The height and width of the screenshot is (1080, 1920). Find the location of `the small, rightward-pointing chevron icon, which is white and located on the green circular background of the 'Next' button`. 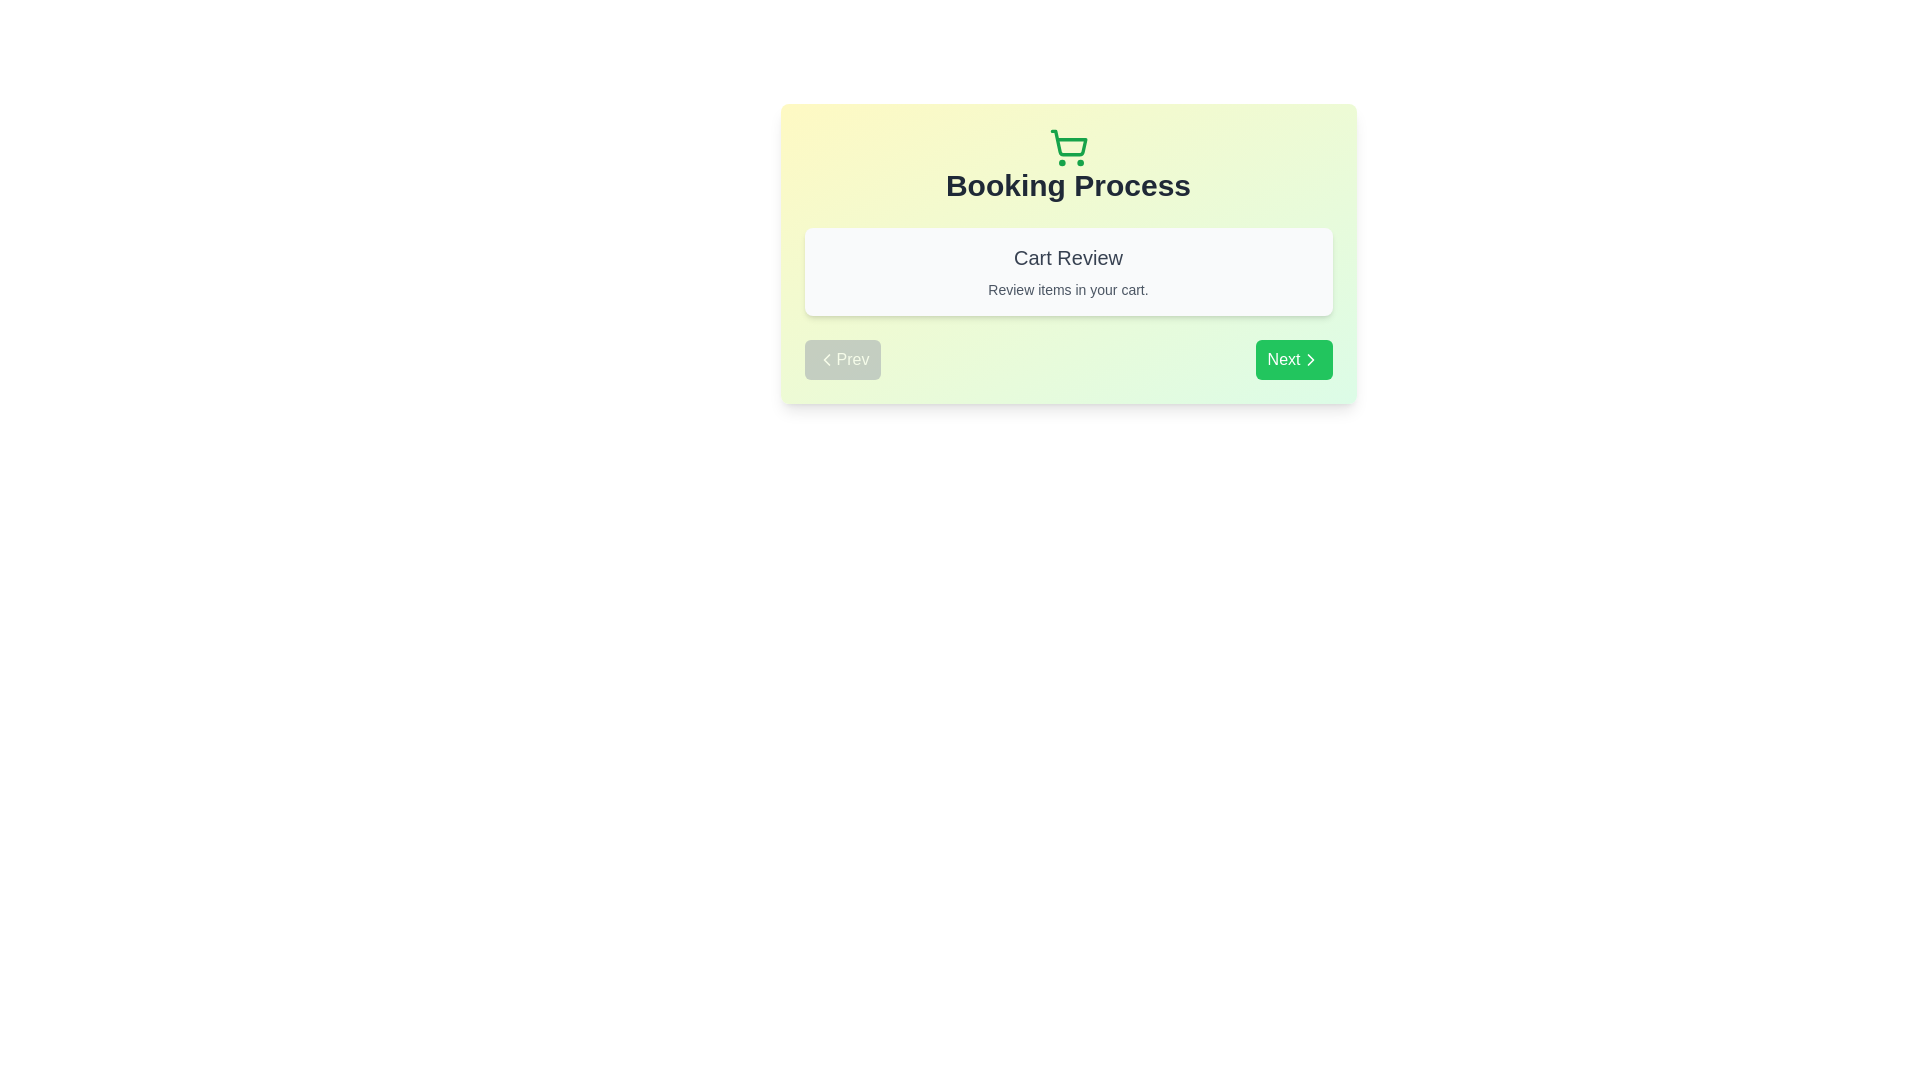

the small, rightward-pointing chevron icon, which is white and located on the green circular background of the 'Next' button is located at coordinates (1310, 358).